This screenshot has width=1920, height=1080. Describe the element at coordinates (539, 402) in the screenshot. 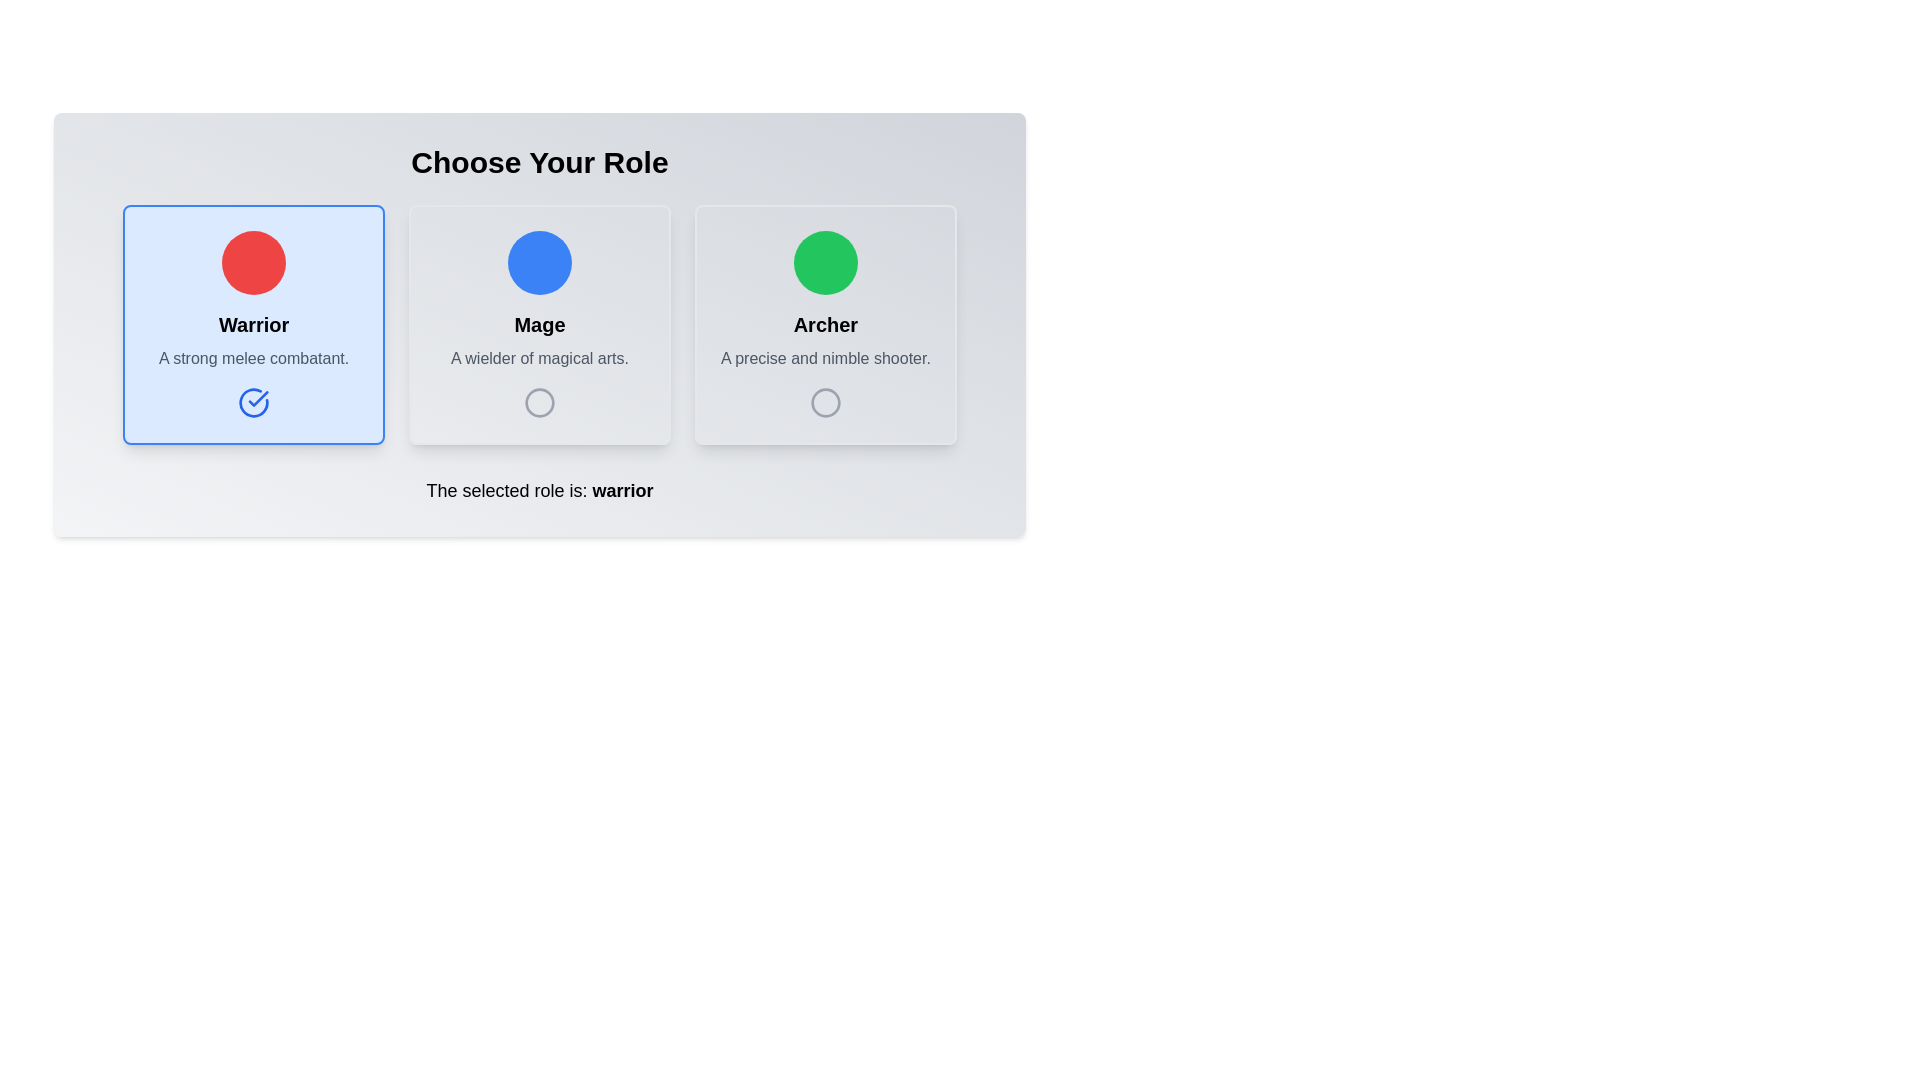

I see `the circular radio button with a gray border centered within the 'Mage' card` at that location.